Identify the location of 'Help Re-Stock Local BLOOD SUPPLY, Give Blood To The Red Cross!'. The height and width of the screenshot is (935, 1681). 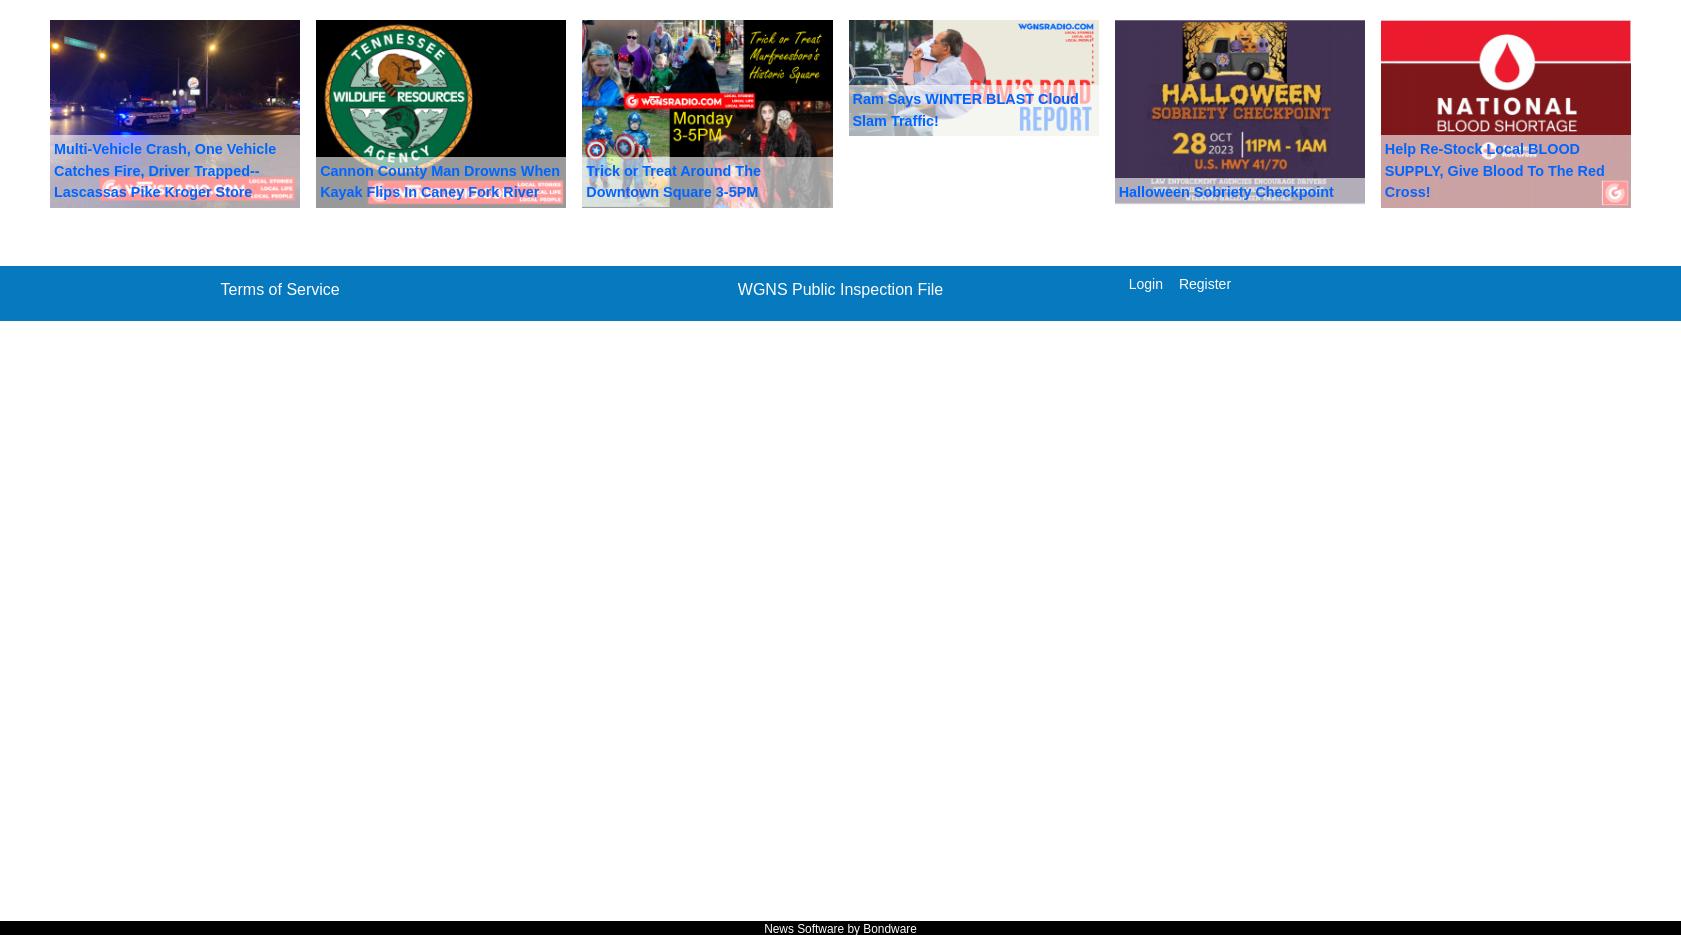
(1494, 169).